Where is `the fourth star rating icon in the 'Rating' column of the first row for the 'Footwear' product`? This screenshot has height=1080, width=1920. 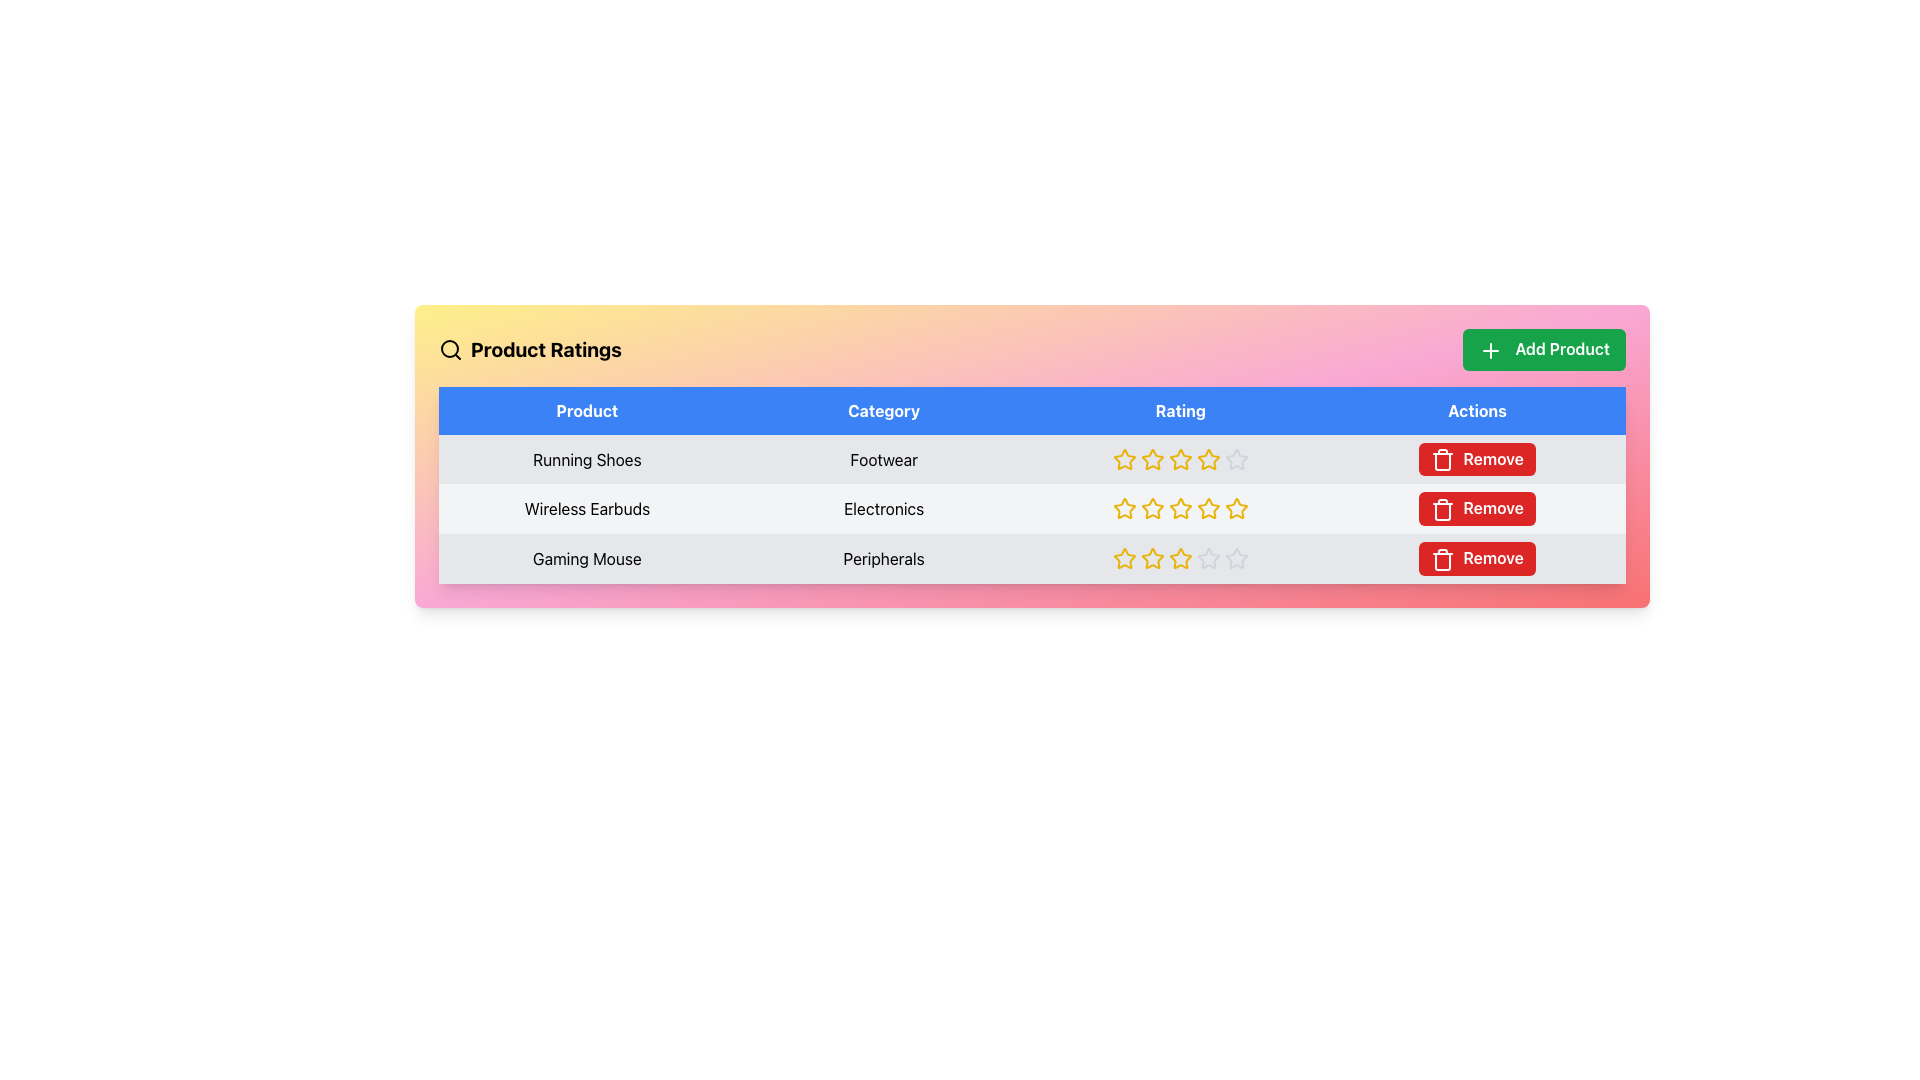
the fourth star rating icon in the 'Rating' column of the first row for the 'Footwear' product is located at coordinates (1180, 459).